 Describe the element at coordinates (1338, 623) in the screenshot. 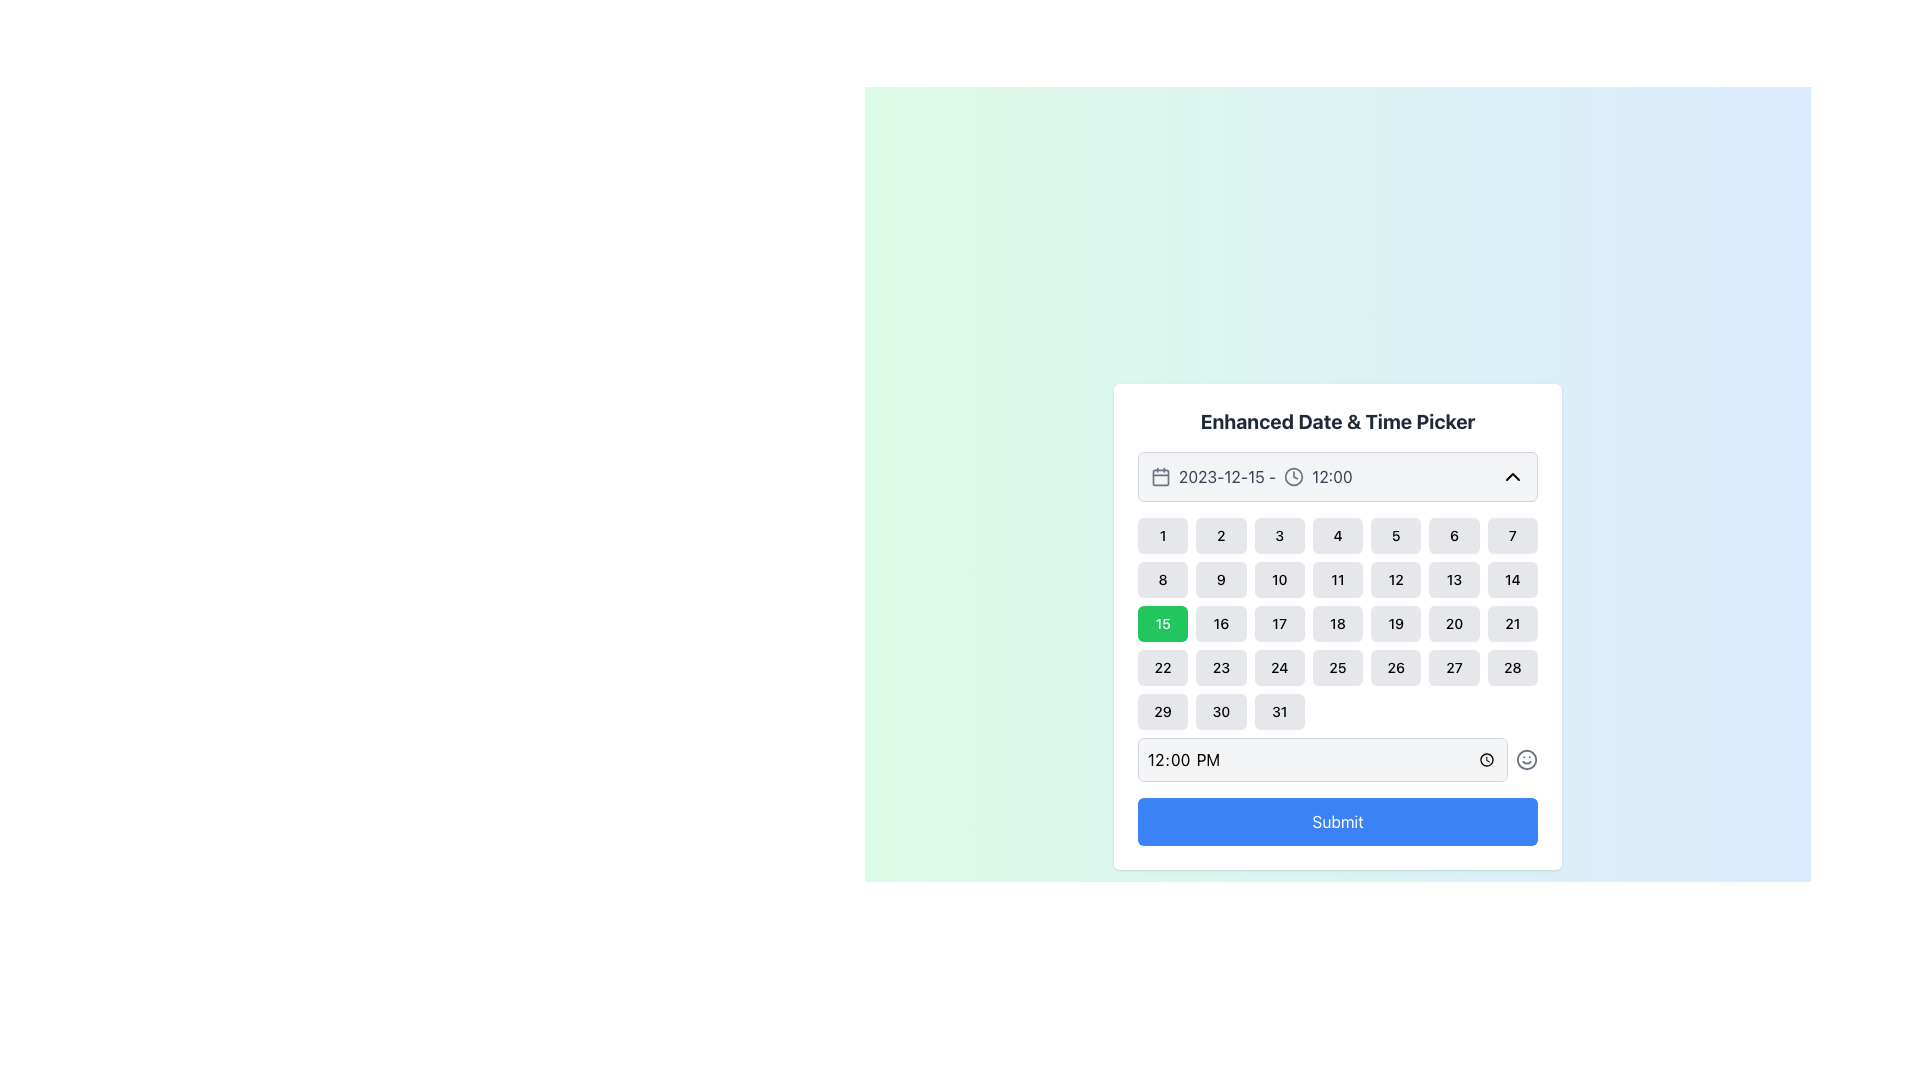

I see `the button displaying the number '18' in the fourth row and fourth column of the grid layout` at that location.